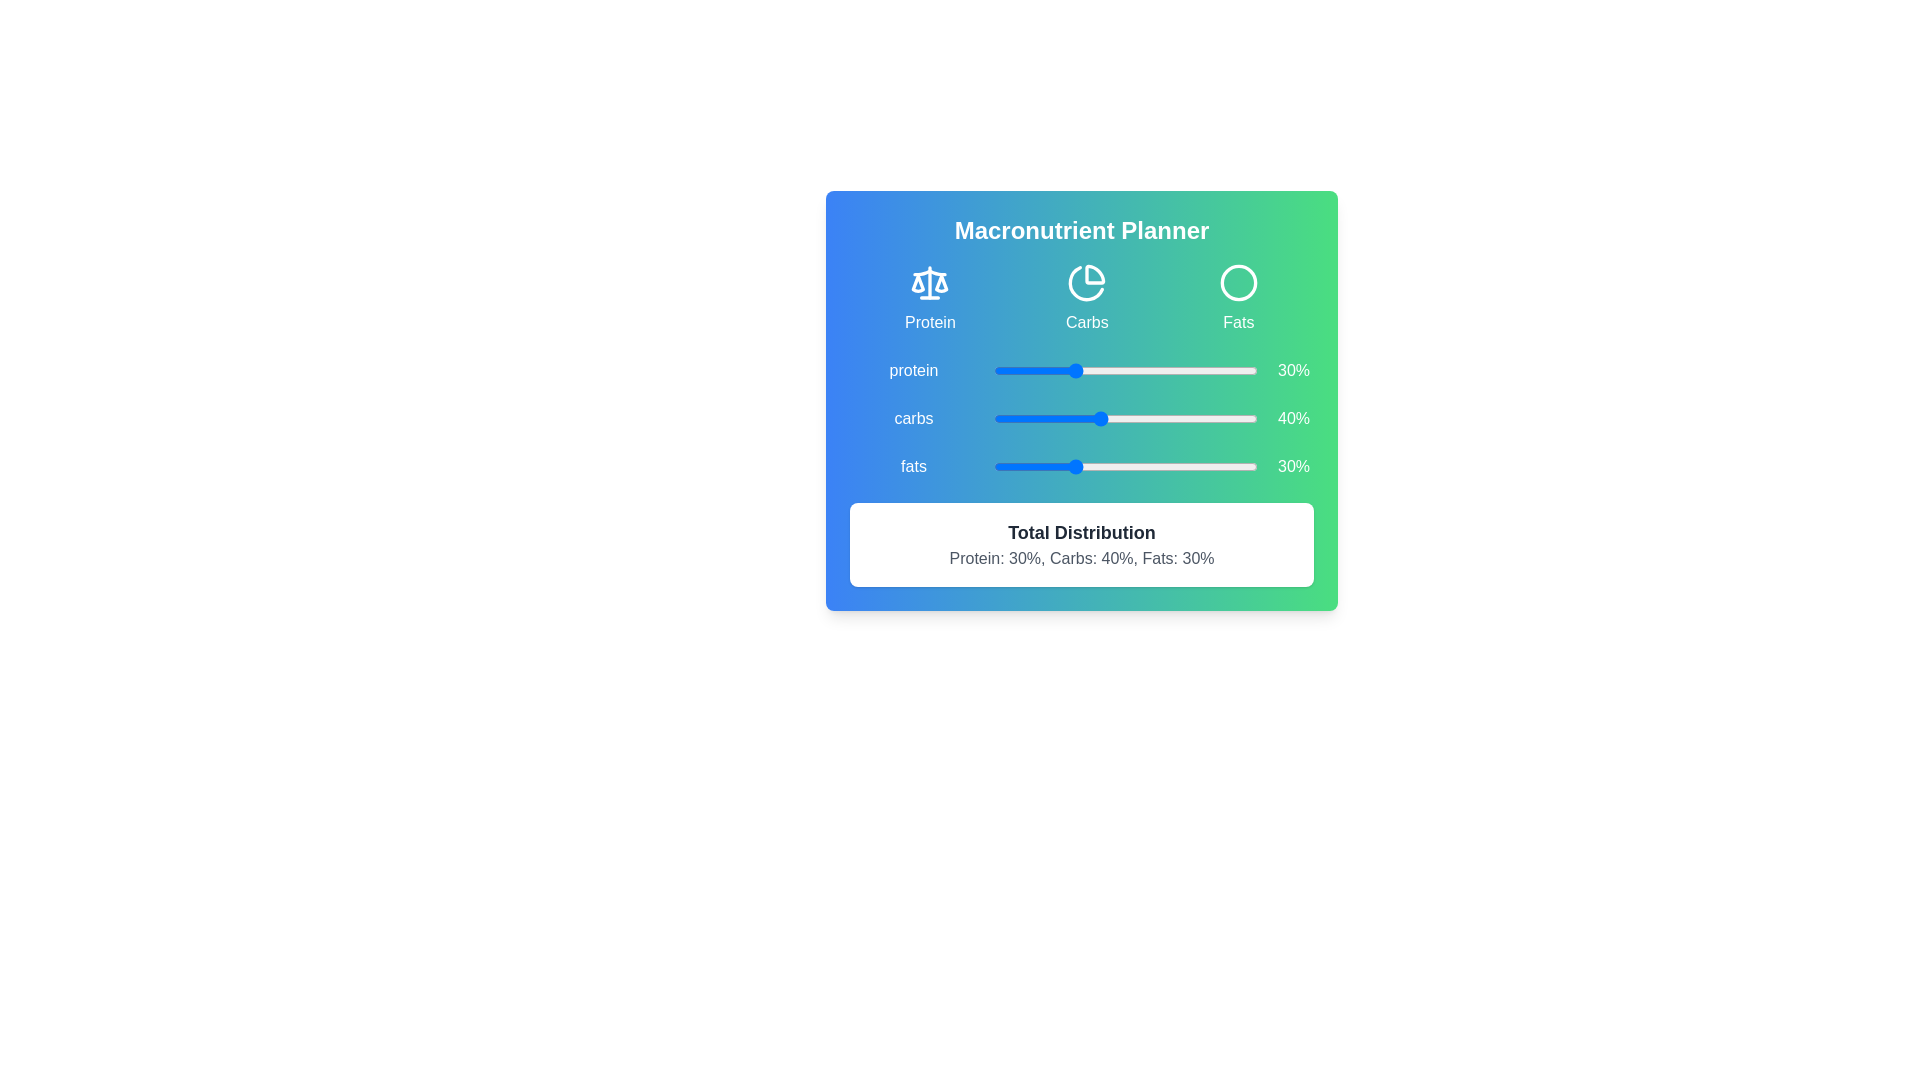  Describe the element at coordinates (1086, 299) in the screenshot. I see `the carbohydrates icon with label, which is the second element in the macronutrient planner section, positioned between the protein and fats icons` at that location.